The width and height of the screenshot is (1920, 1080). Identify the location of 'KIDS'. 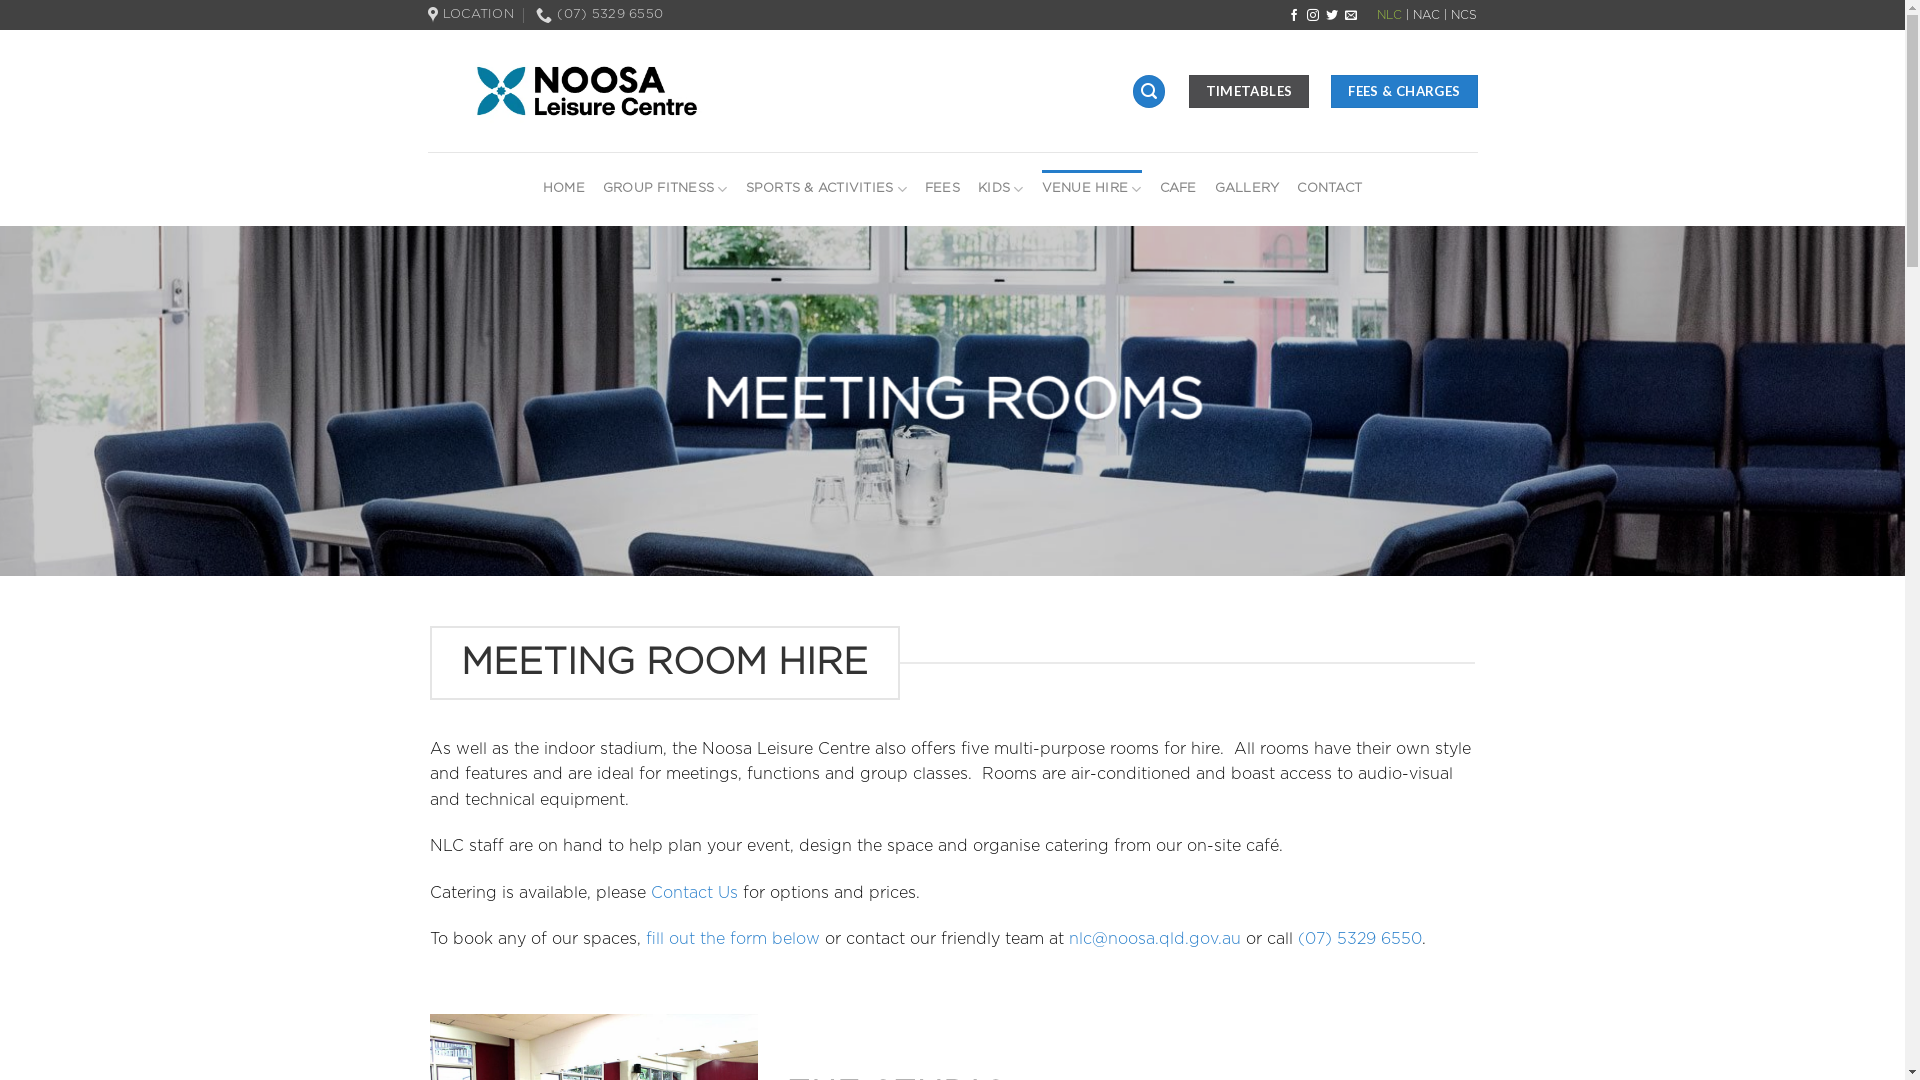
(1000, 189).